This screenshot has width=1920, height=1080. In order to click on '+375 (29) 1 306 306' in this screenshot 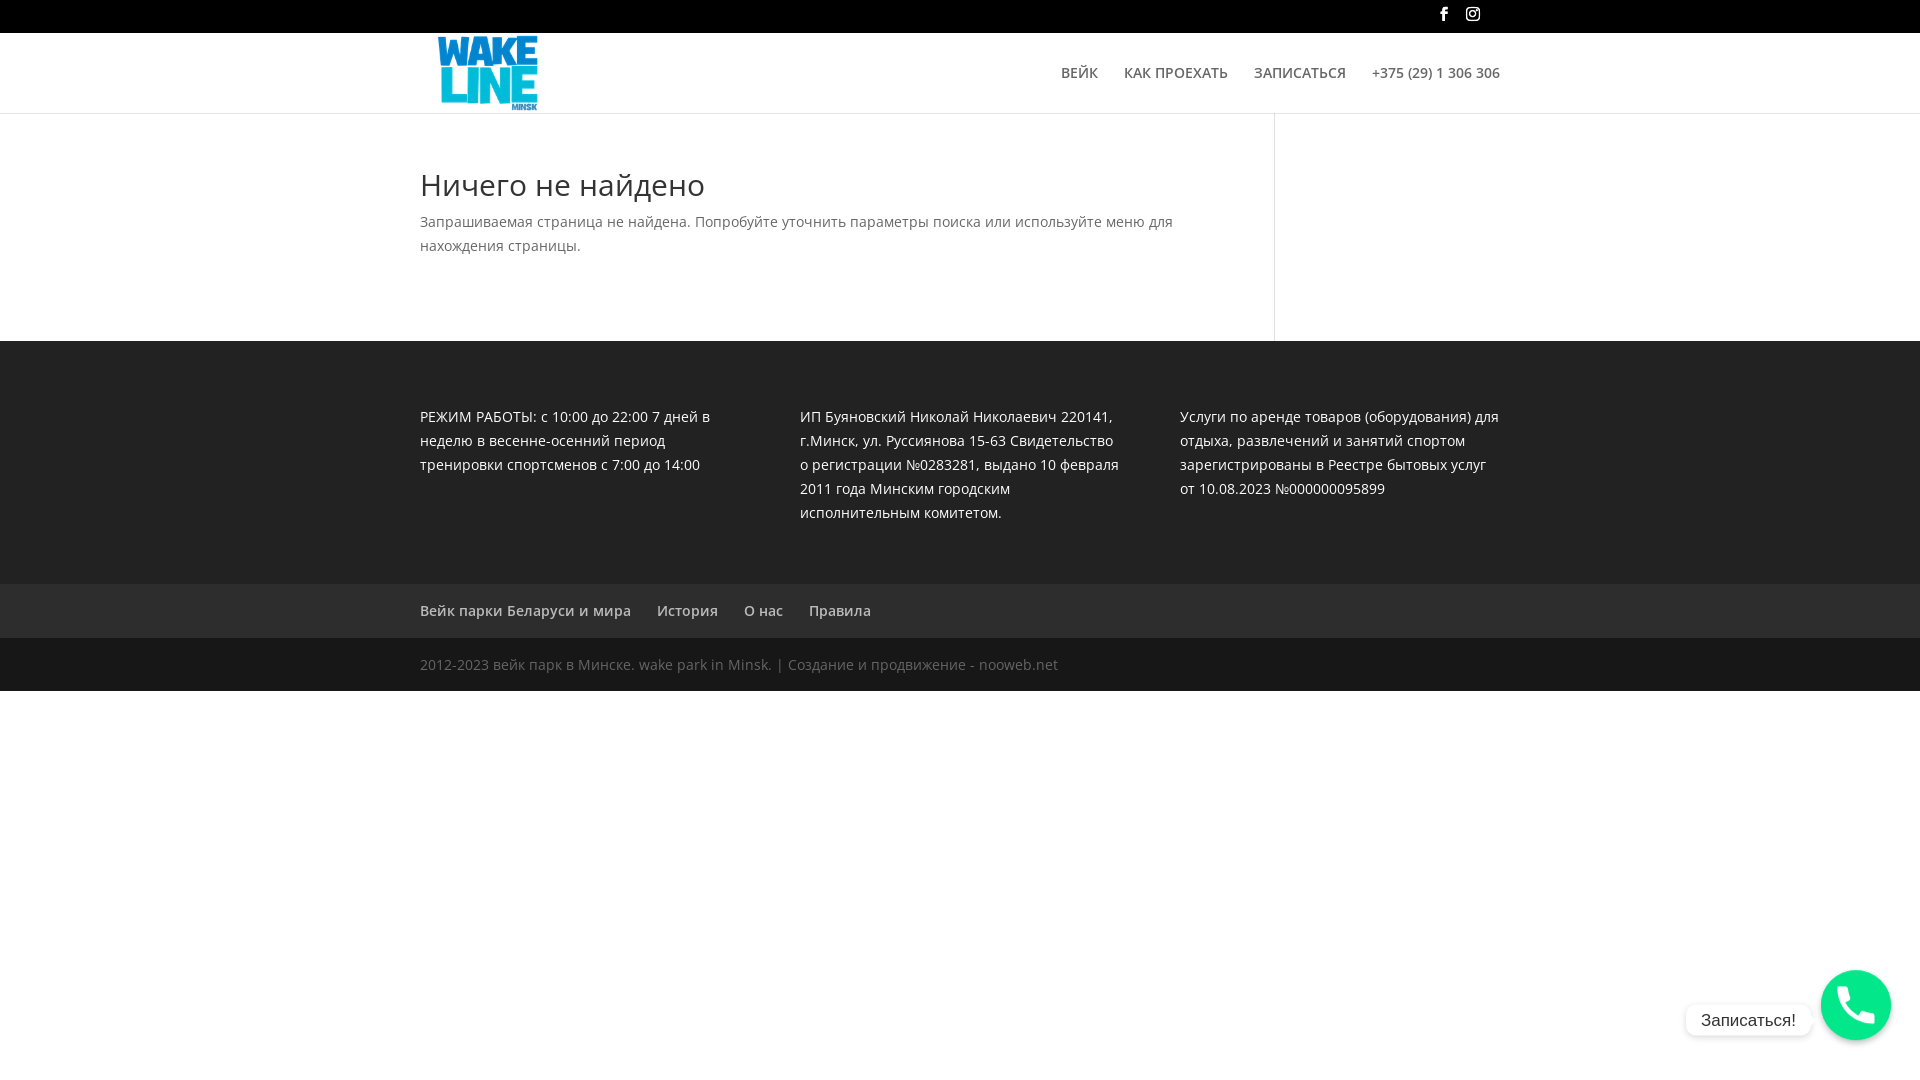, I will do `click(1434, 88)`.